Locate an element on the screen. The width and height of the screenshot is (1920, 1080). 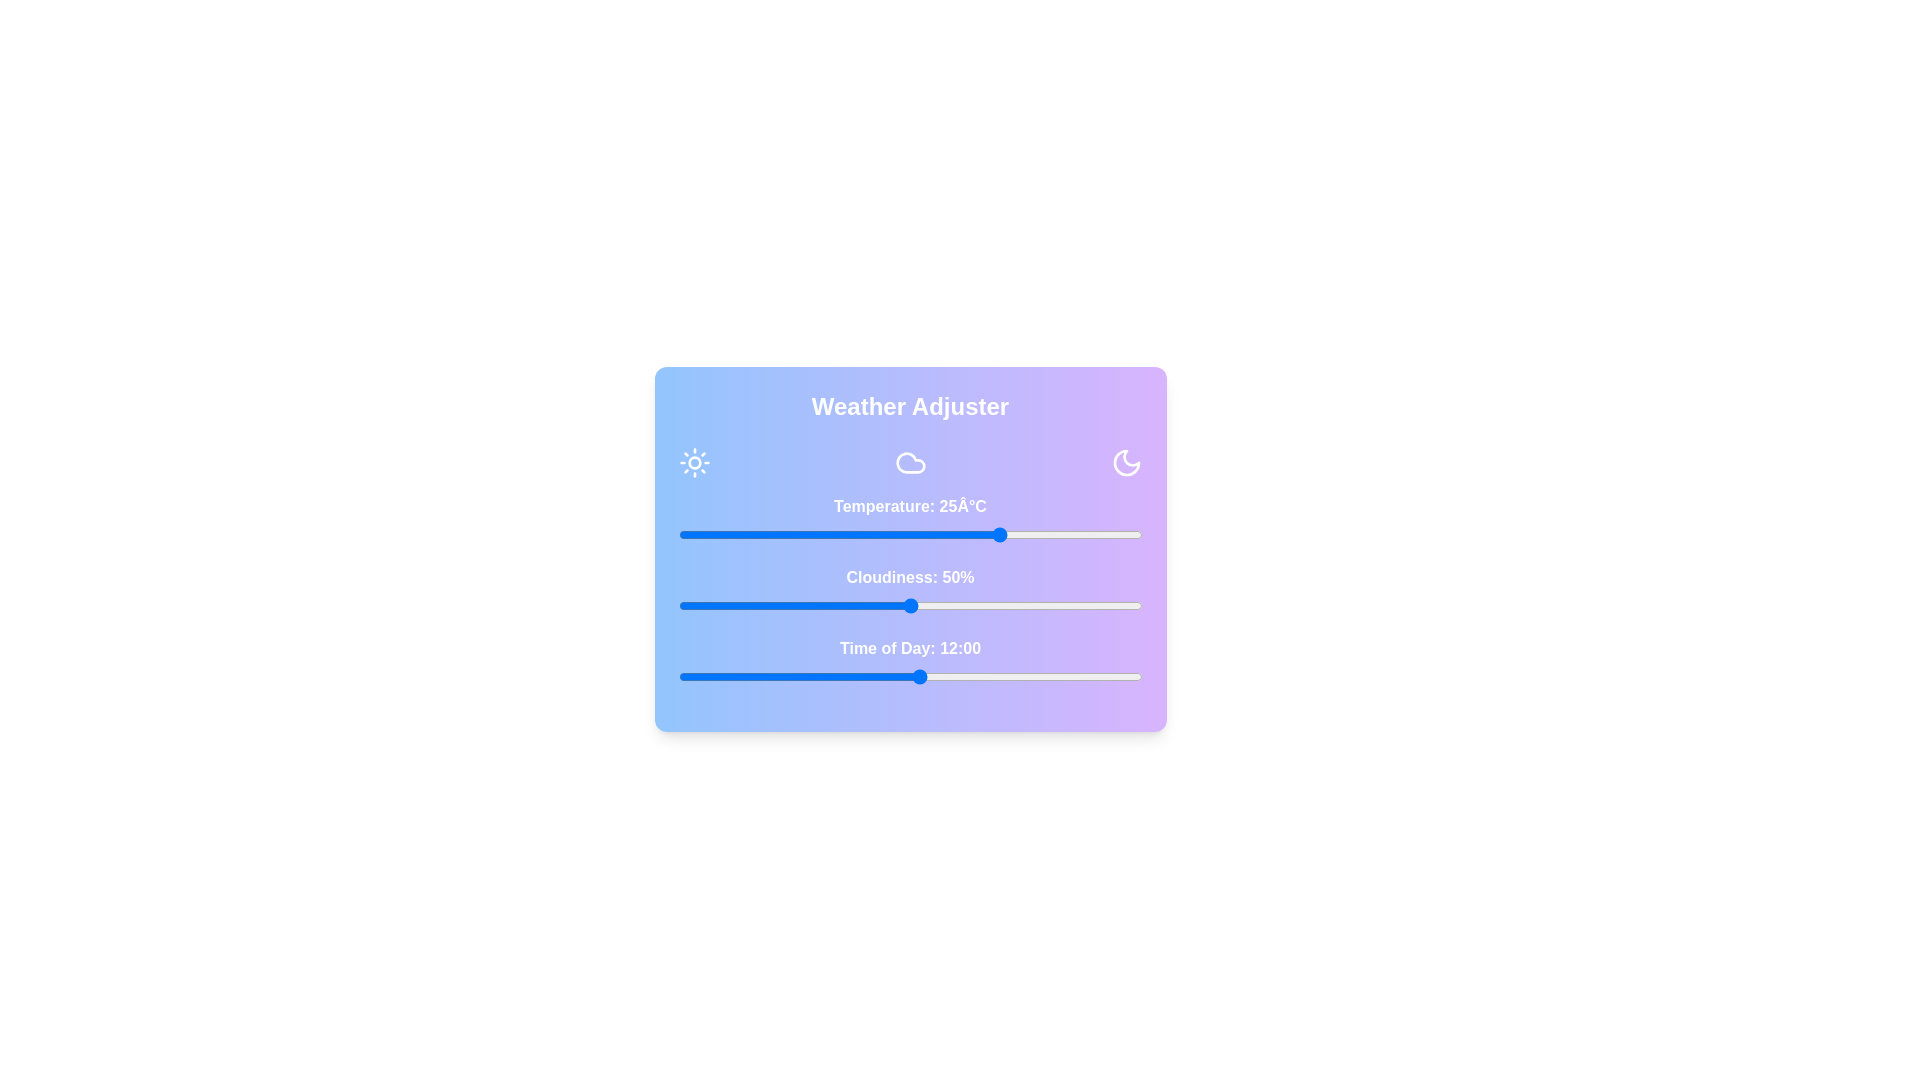
the time of day is located at coordinates (1080, 676).